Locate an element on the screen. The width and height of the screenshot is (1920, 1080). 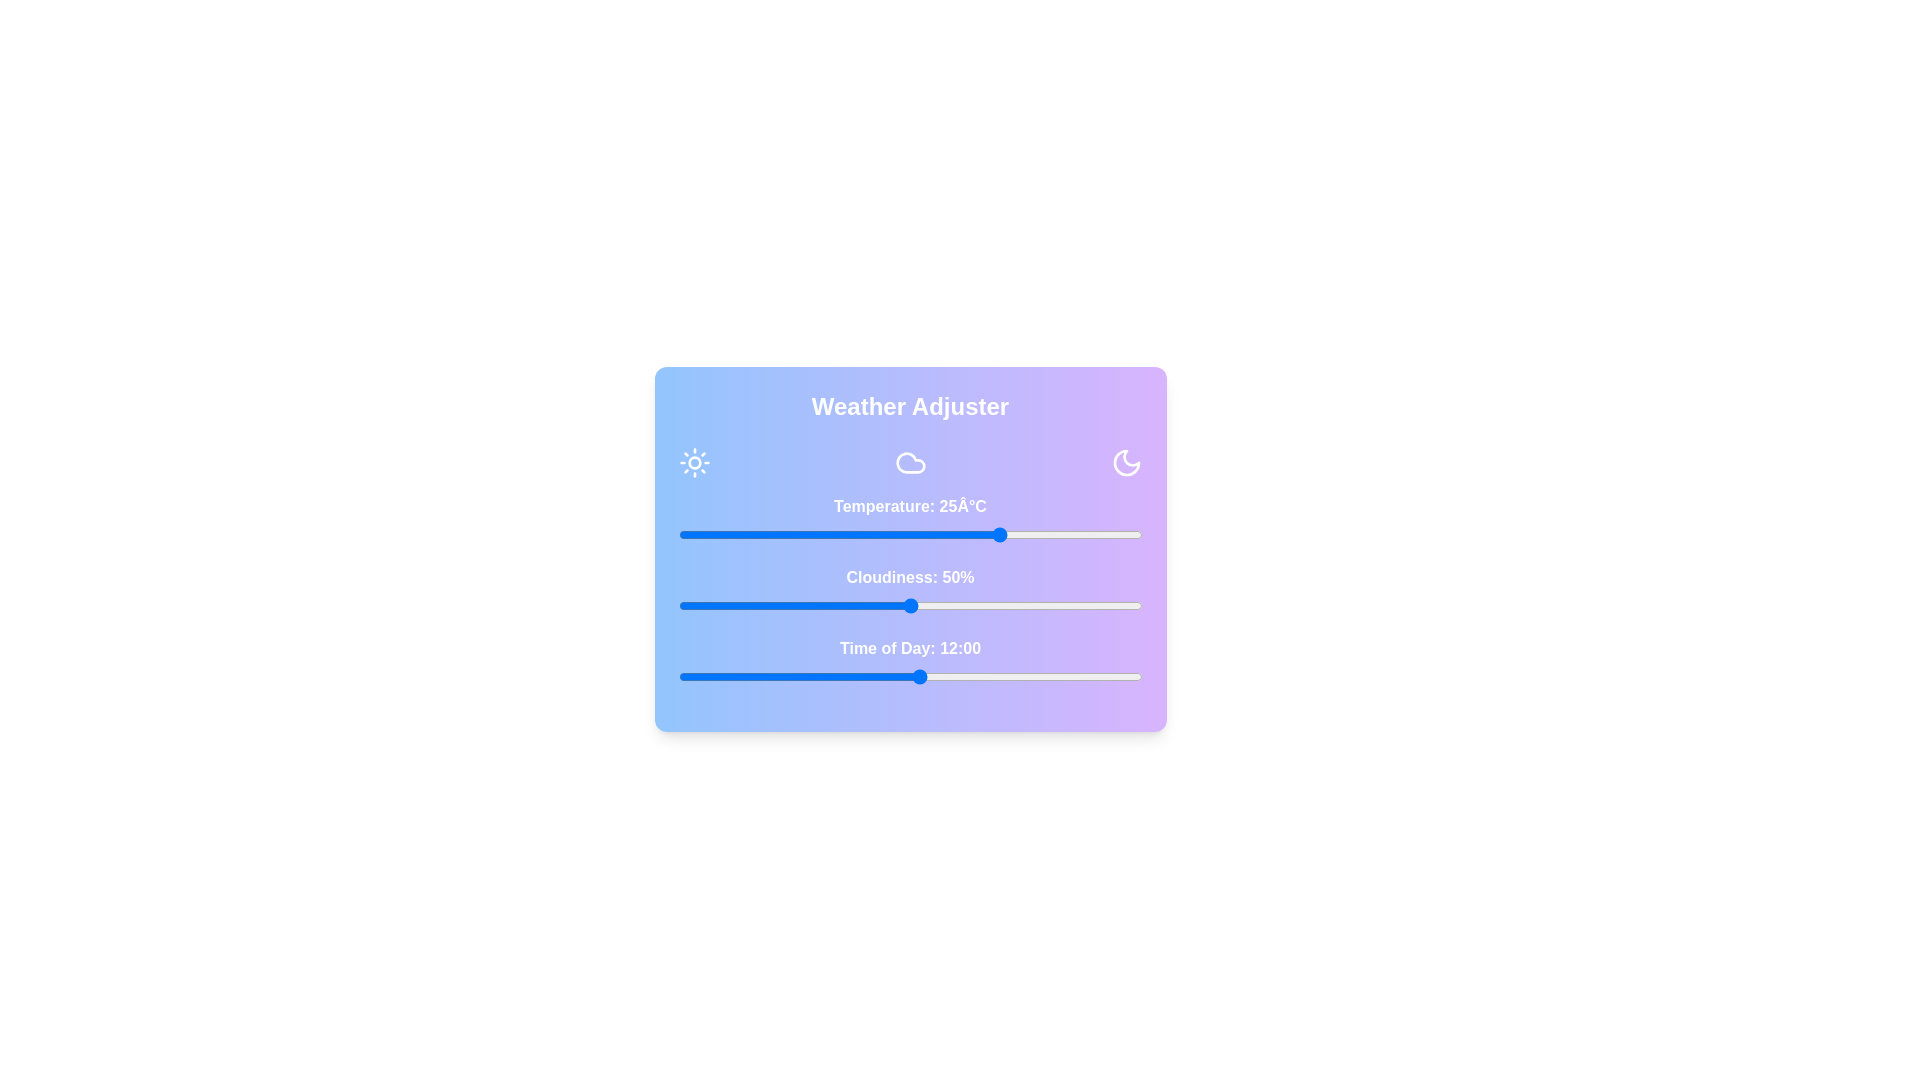
the time of day is located at coordinates (1080, 676).